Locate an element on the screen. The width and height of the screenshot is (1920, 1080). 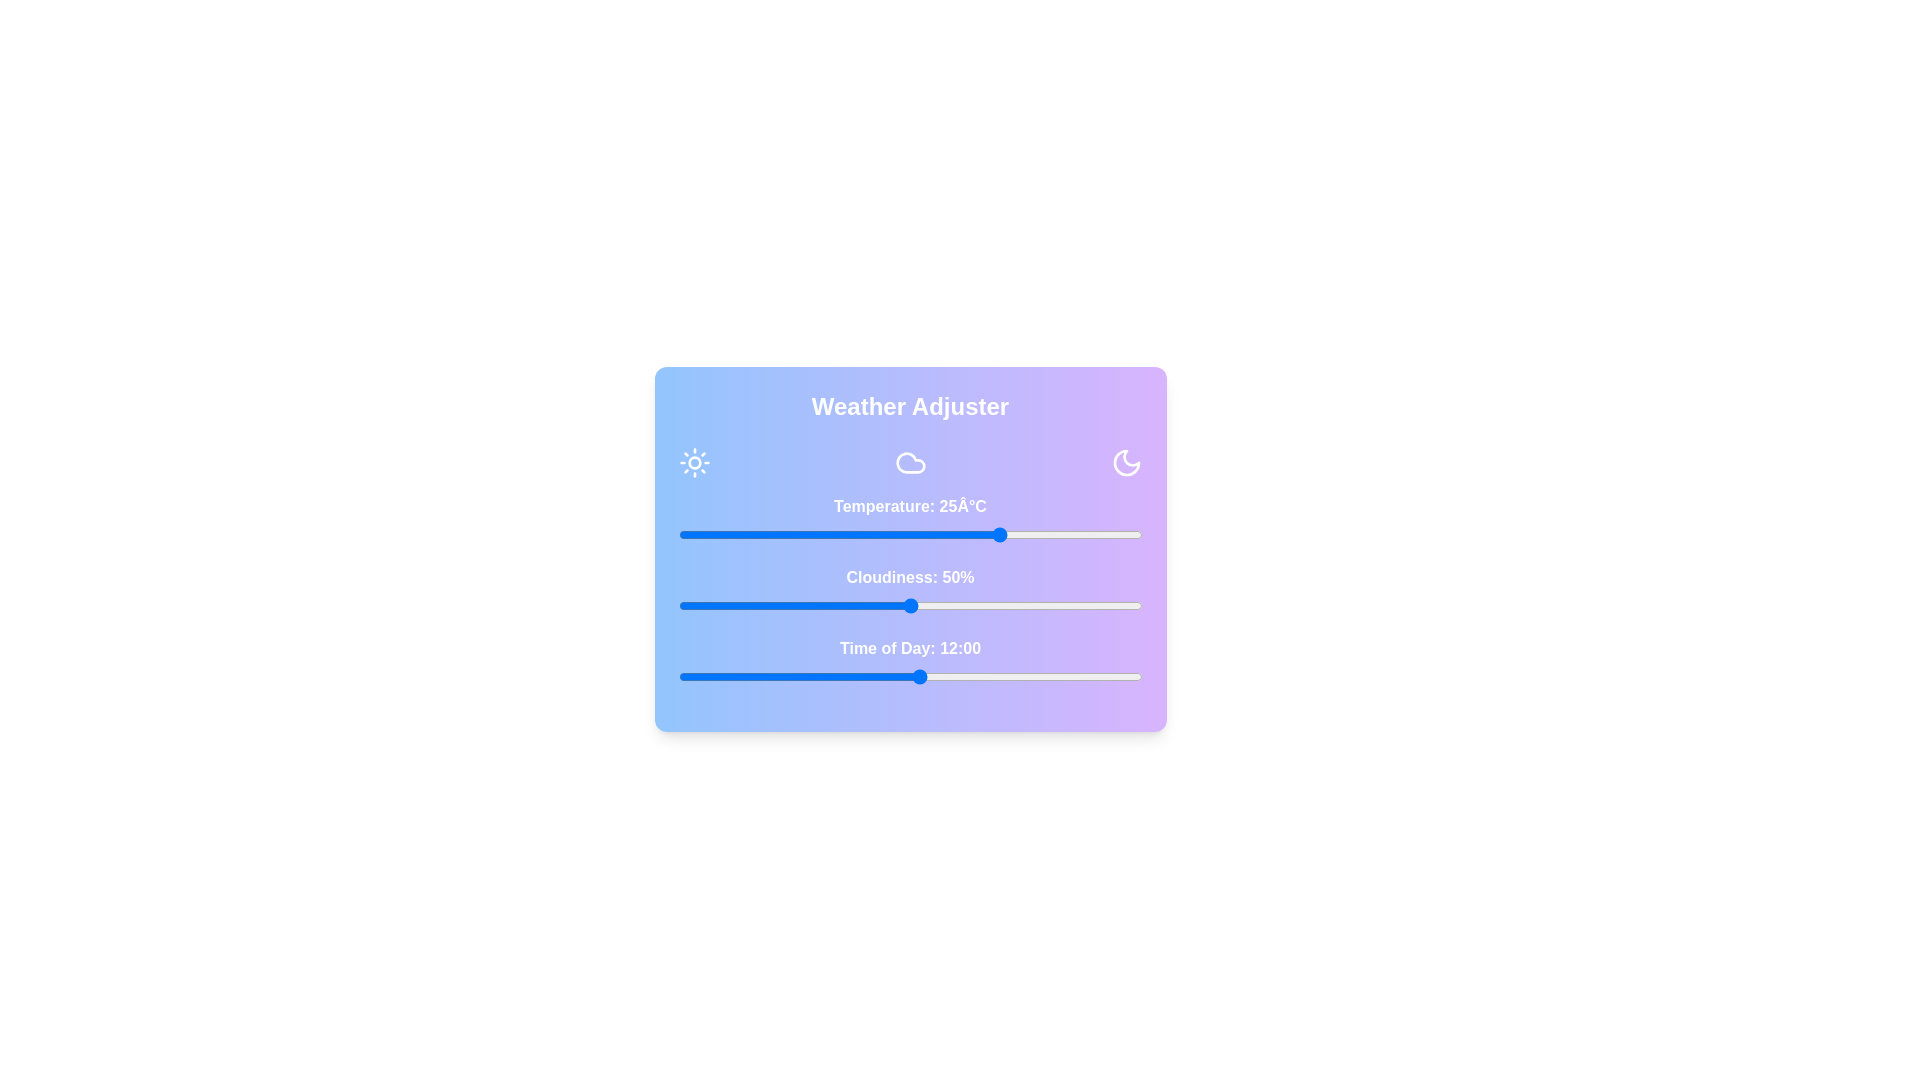
the time of day is located at coordinates (1080, 676).